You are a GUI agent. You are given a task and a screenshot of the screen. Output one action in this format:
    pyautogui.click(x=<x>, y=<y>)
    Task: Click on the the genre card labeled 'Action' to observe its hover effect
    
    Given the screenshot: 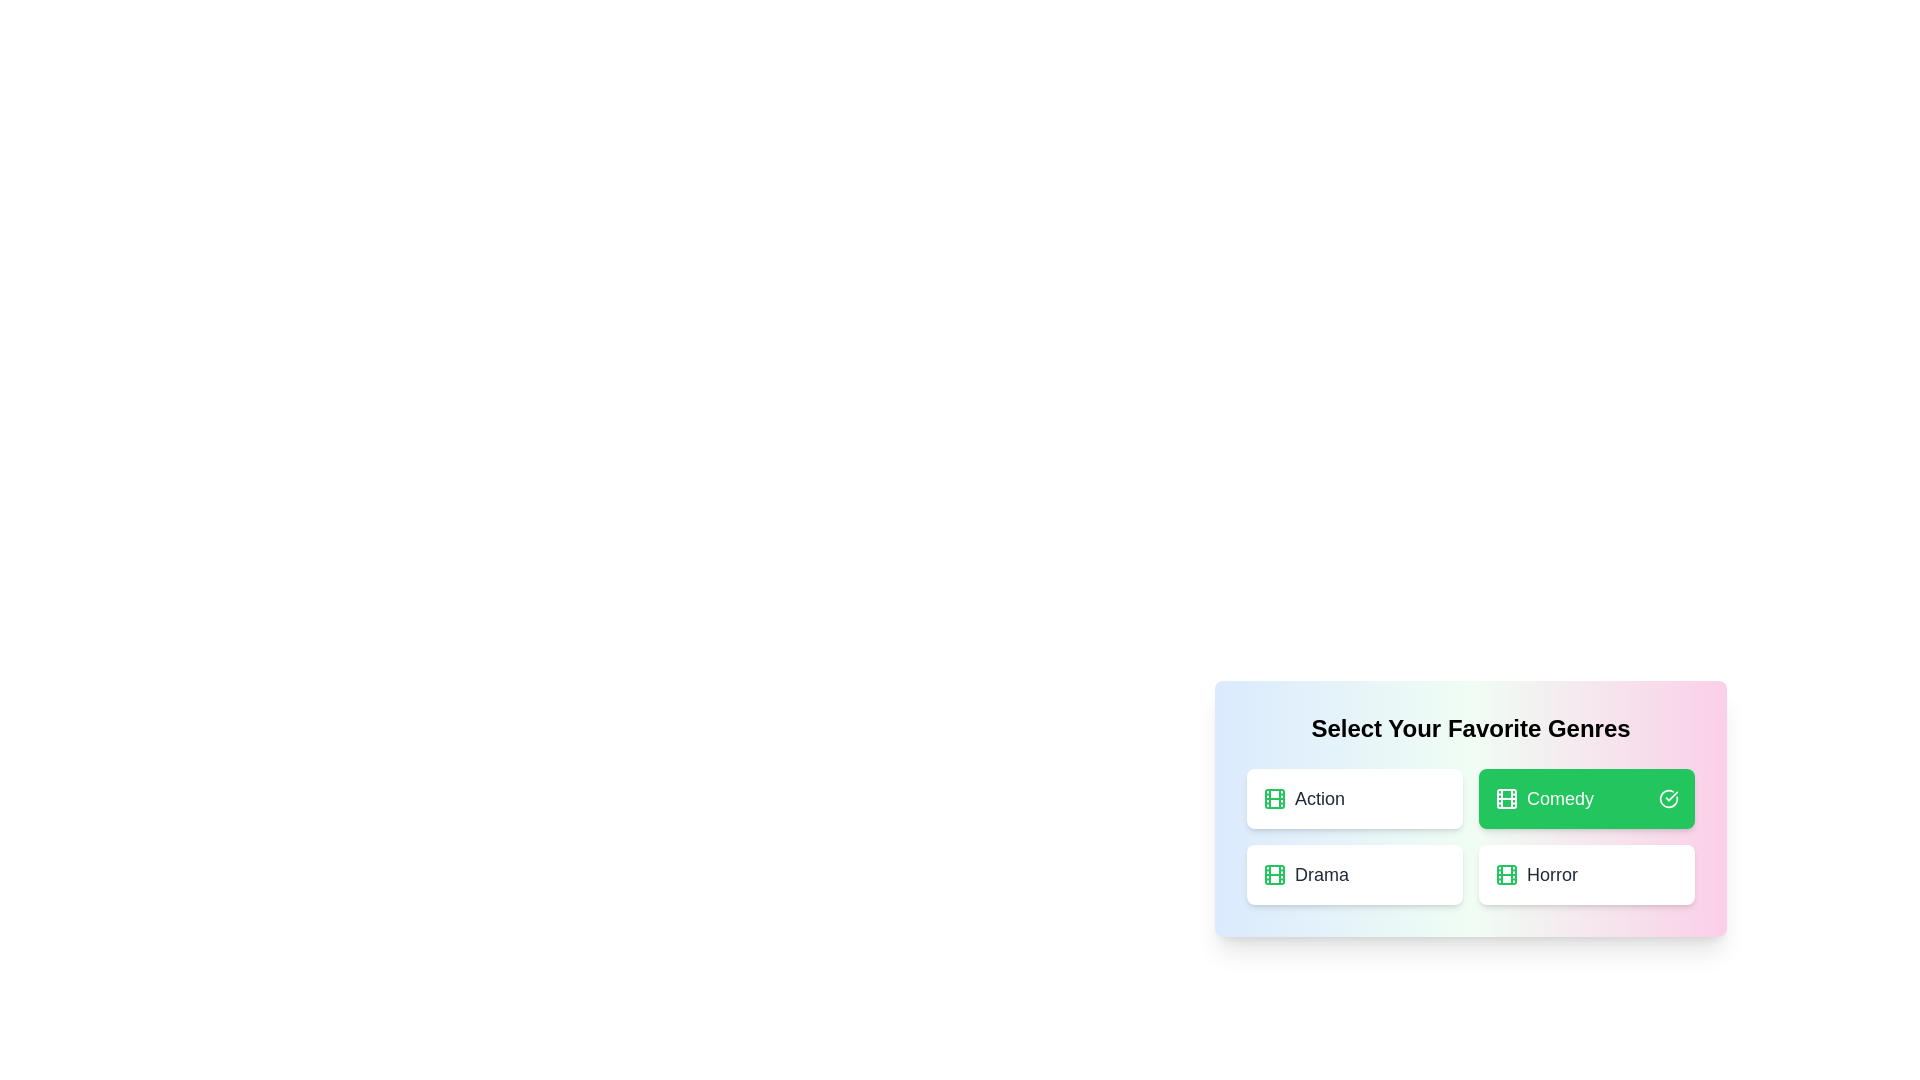 What is the action you would take?
    pyautogui.click(x=1354, y=797)
    